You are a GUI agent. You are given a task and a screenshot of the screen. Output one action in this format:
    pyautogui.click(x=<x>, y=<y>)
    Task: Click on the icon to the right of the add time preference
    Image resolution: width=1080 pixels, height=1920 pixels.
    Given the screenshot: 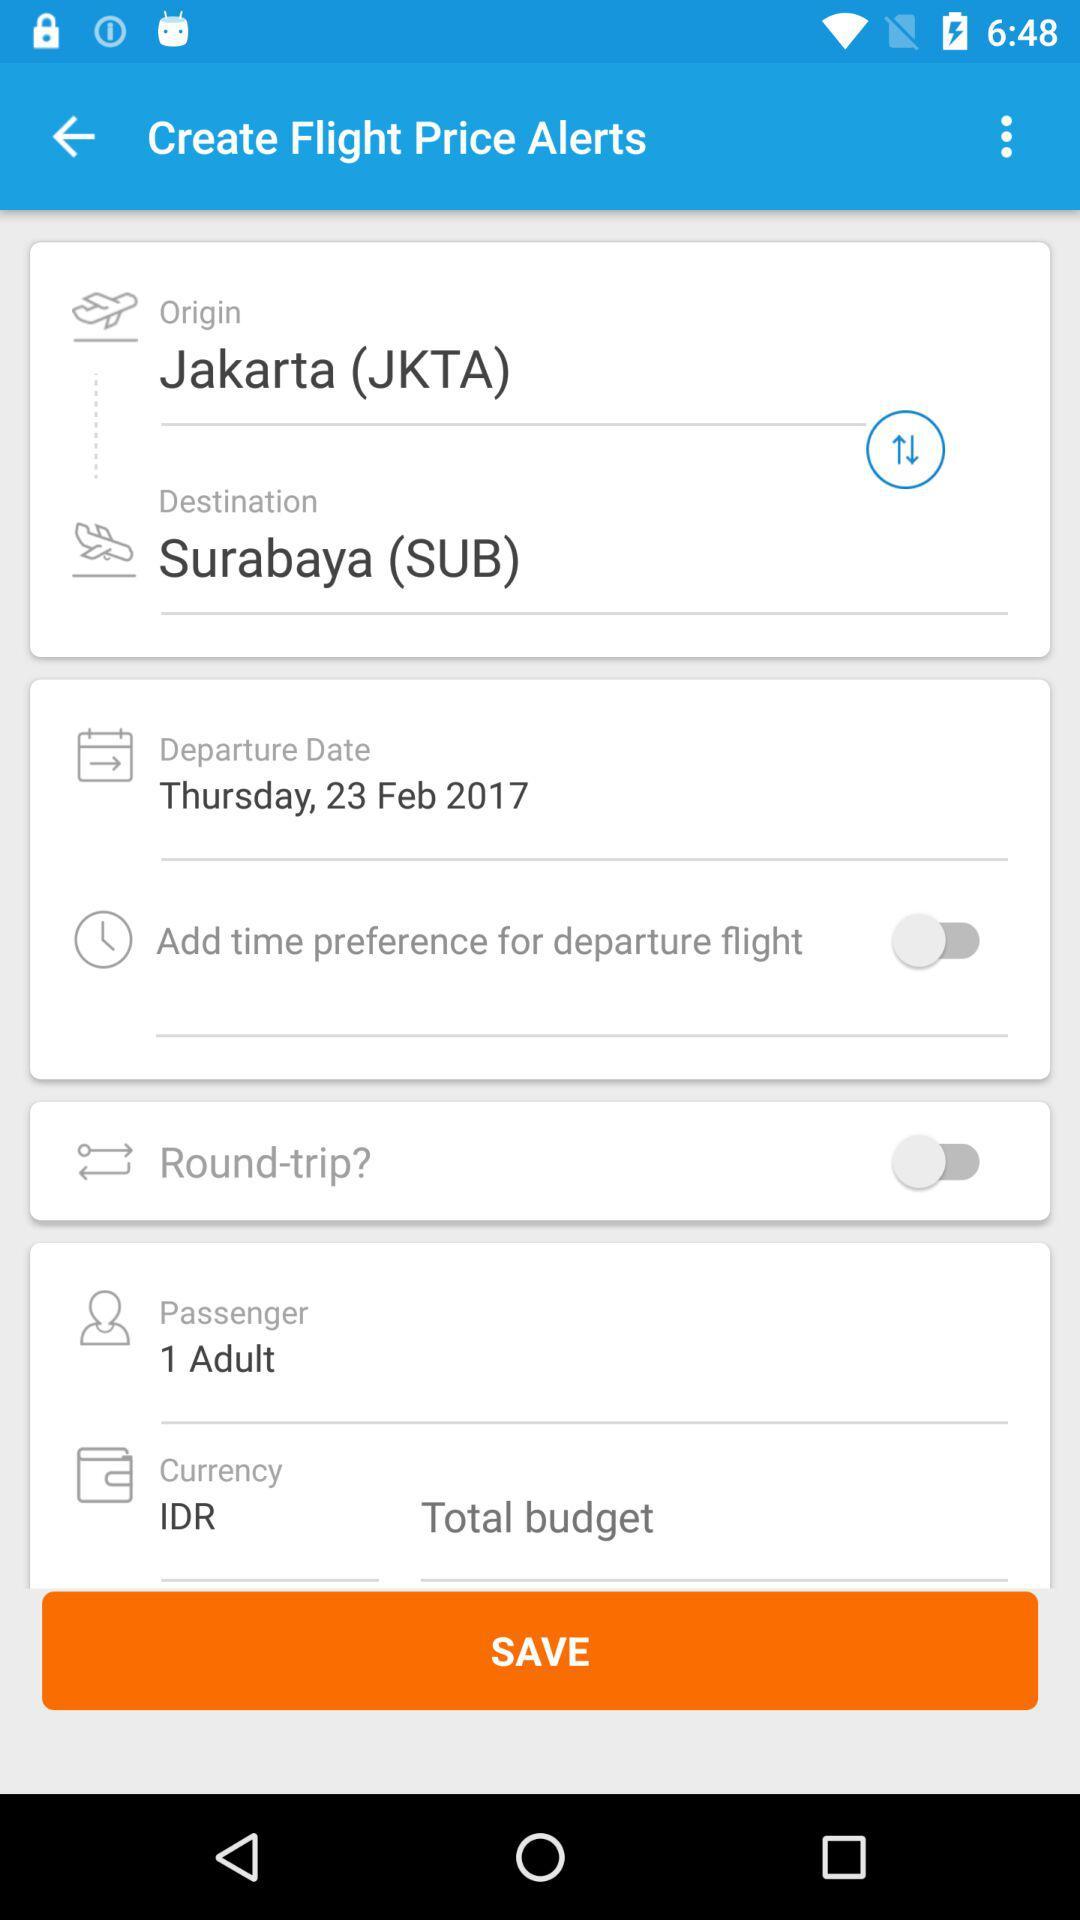 What is the action you would take?
    pyautogui.click(x=945, y=938)
    